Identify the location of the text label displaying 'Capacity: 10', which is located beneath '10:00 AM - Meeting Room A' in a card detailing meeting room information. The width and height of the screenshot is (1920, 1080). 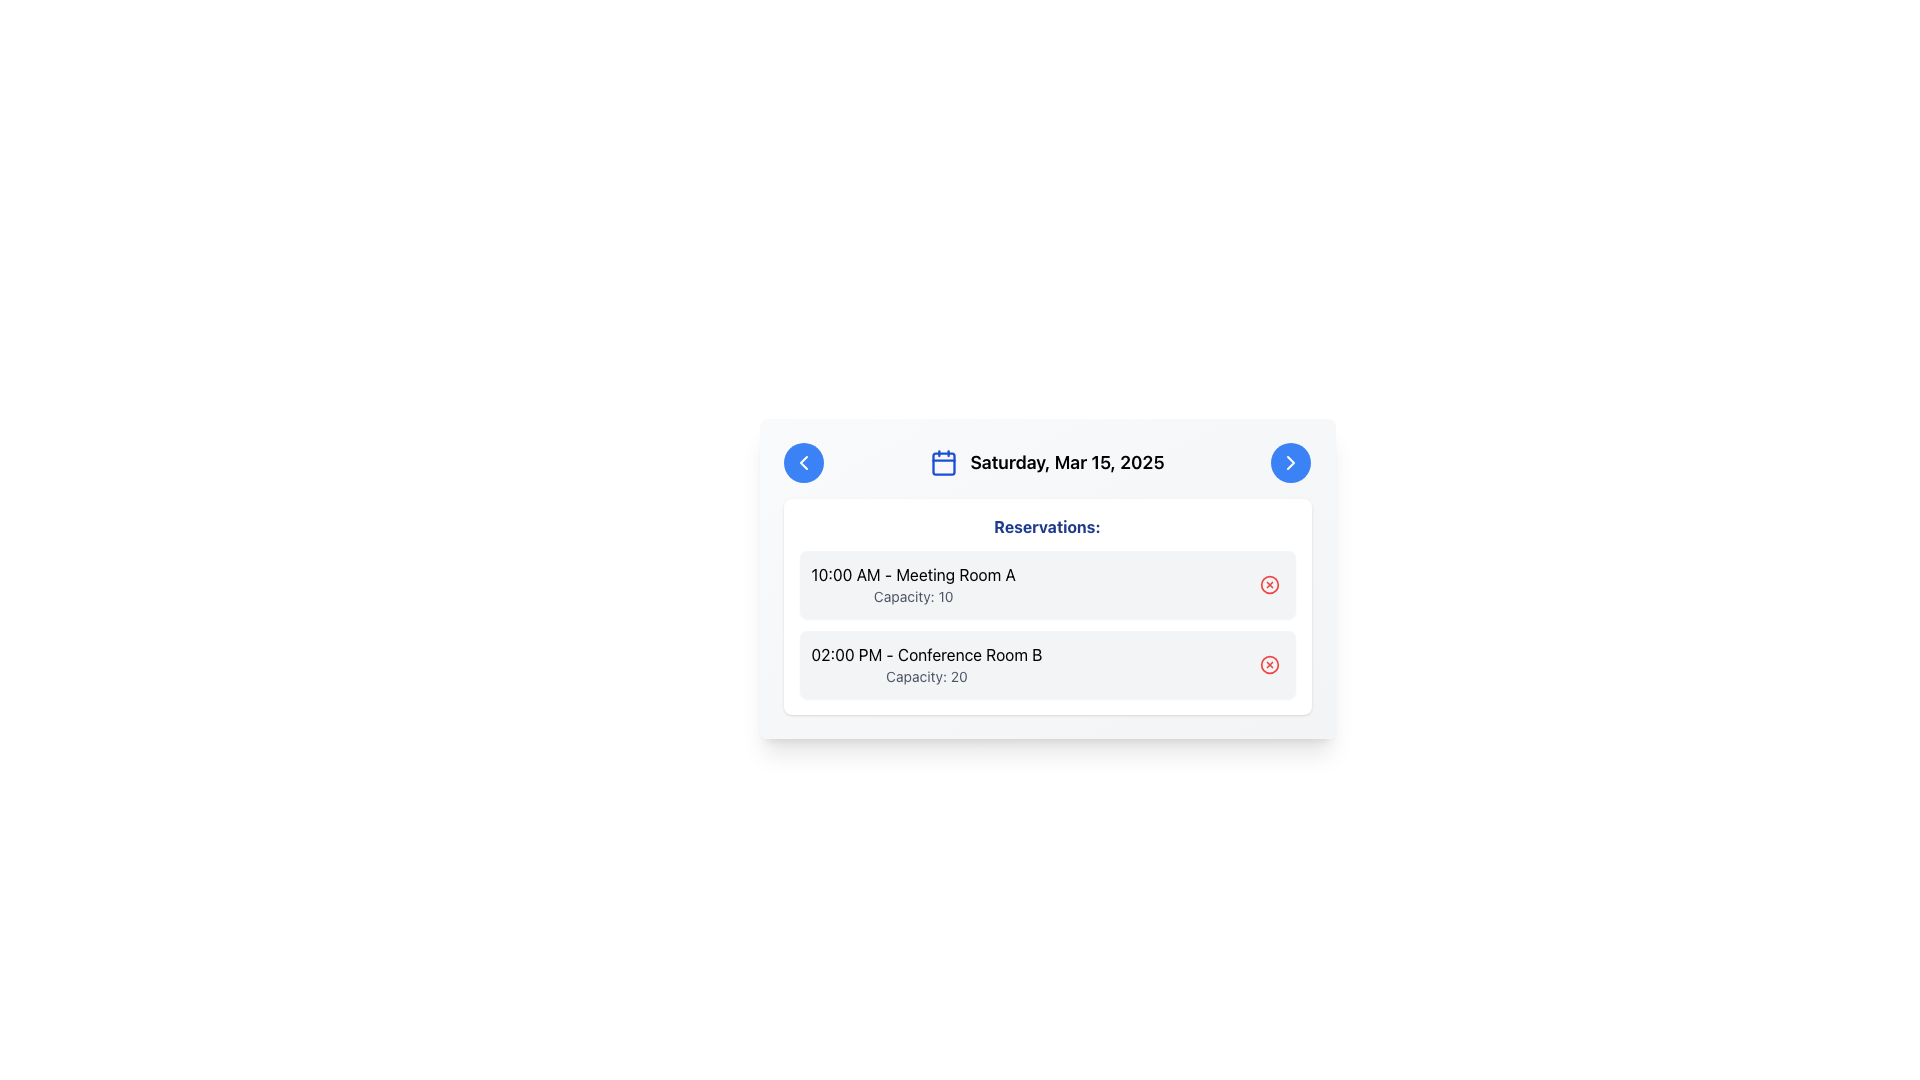
(912, 596).